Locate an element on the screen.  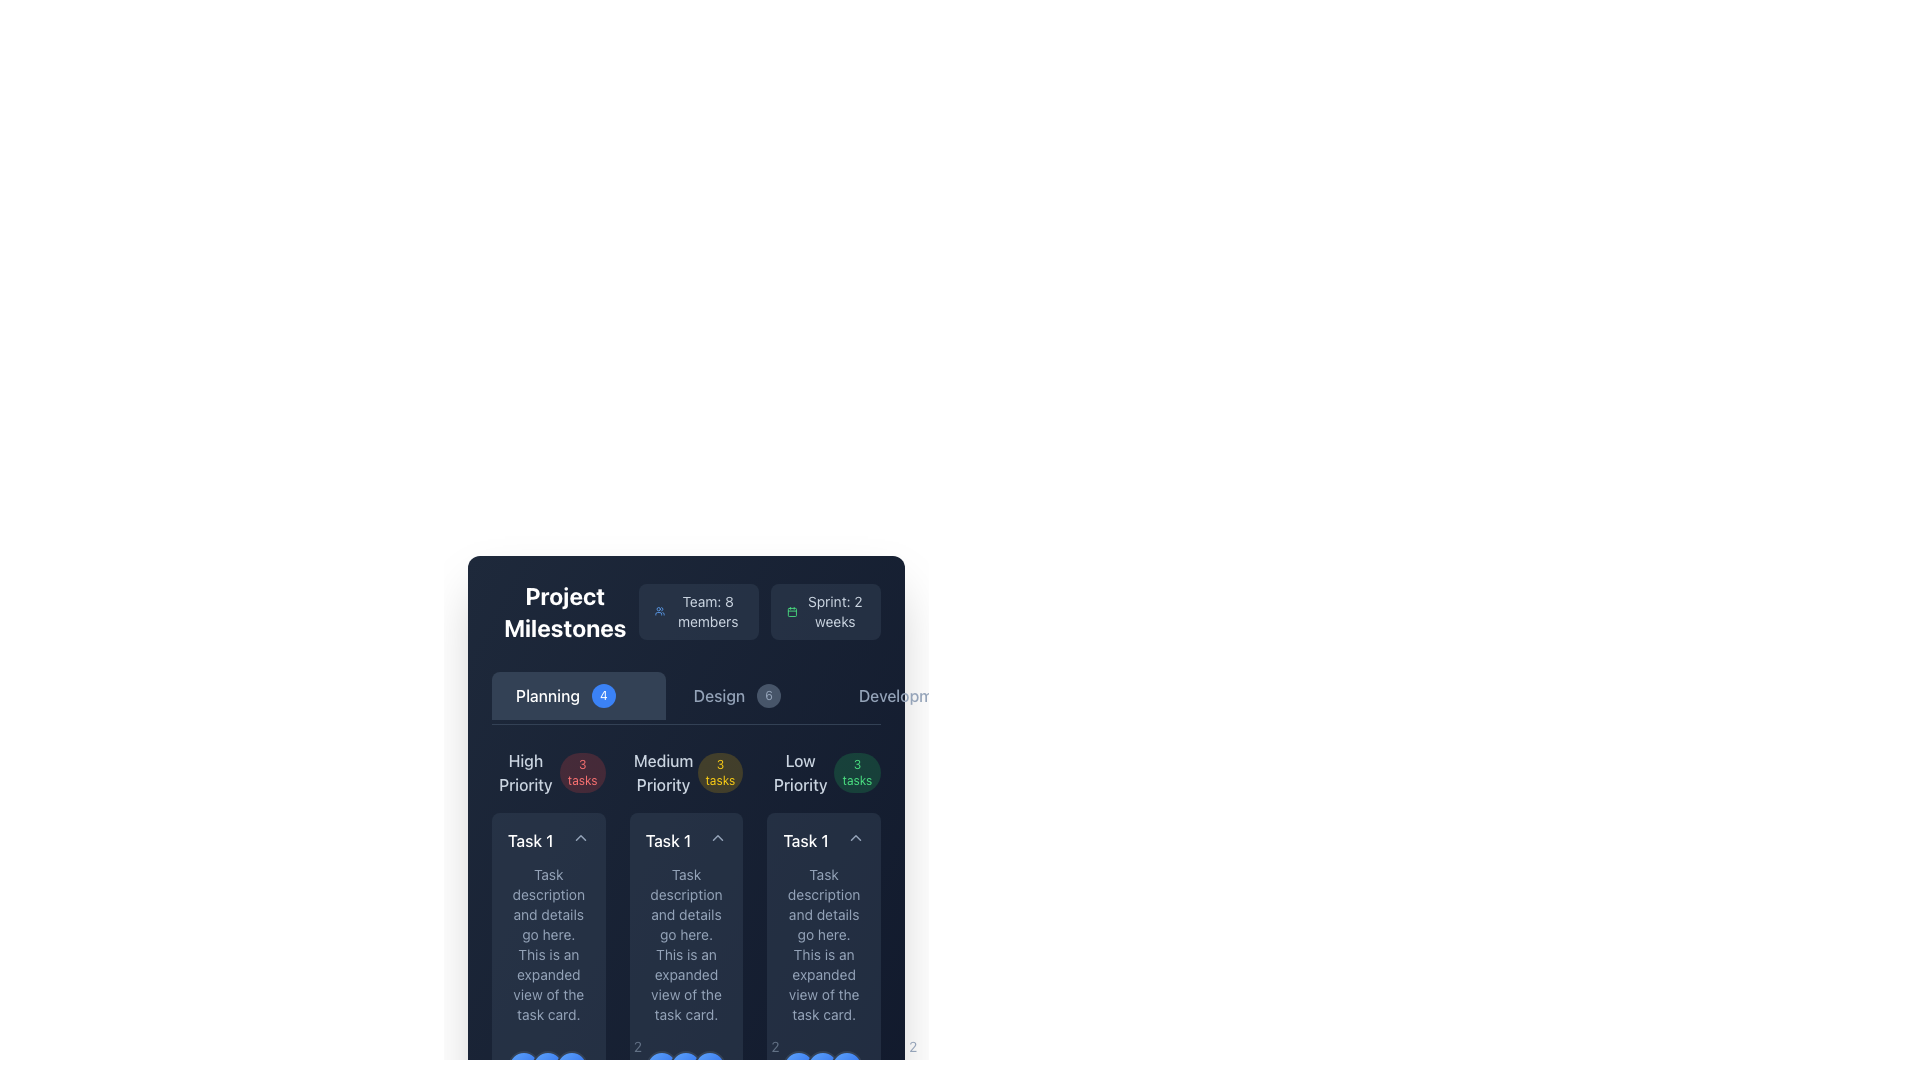
the information displayed on the Label with graphic indicator showing the number of team members assigned to the current project, located beneath 'Project Milestones' is located at coordinates (686, 611).